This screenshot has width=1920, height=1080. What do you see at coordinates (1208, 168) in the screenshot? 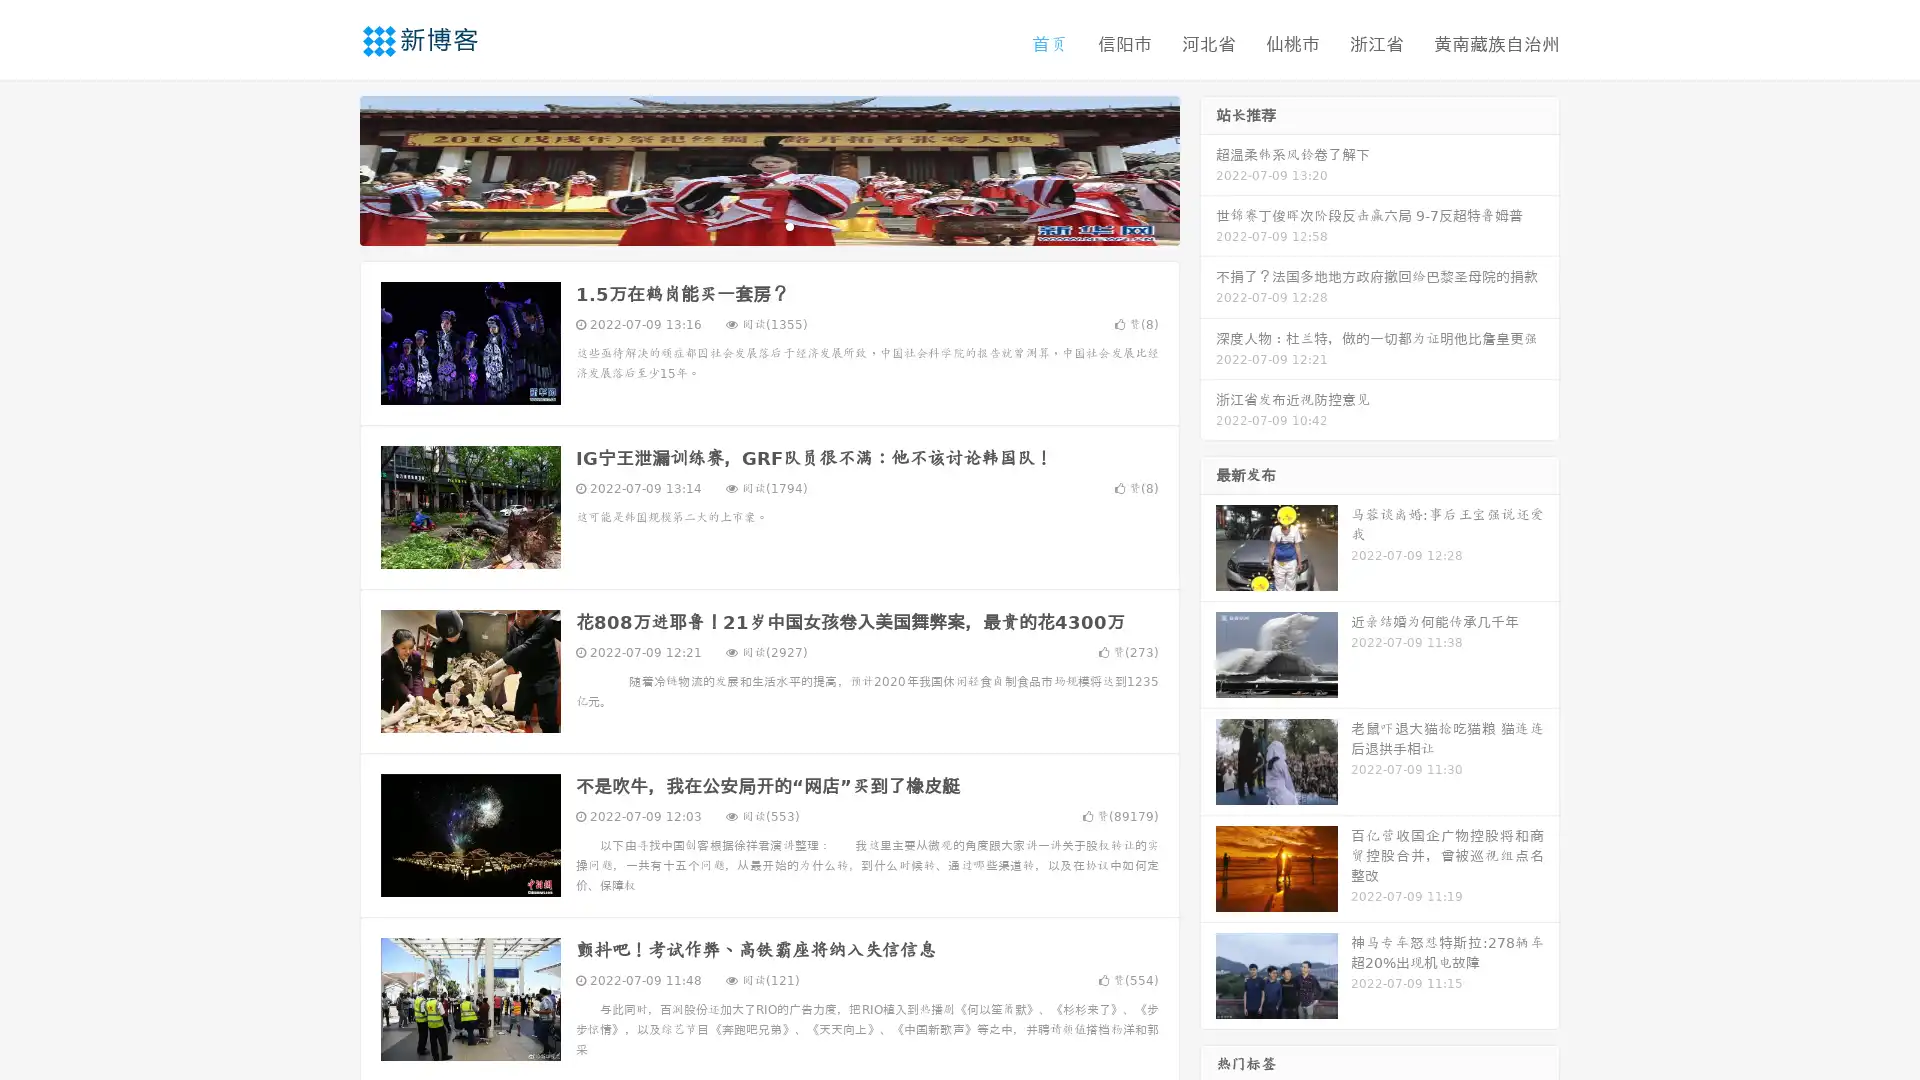
I see `Next slide` at bounding box center [1208, 168].